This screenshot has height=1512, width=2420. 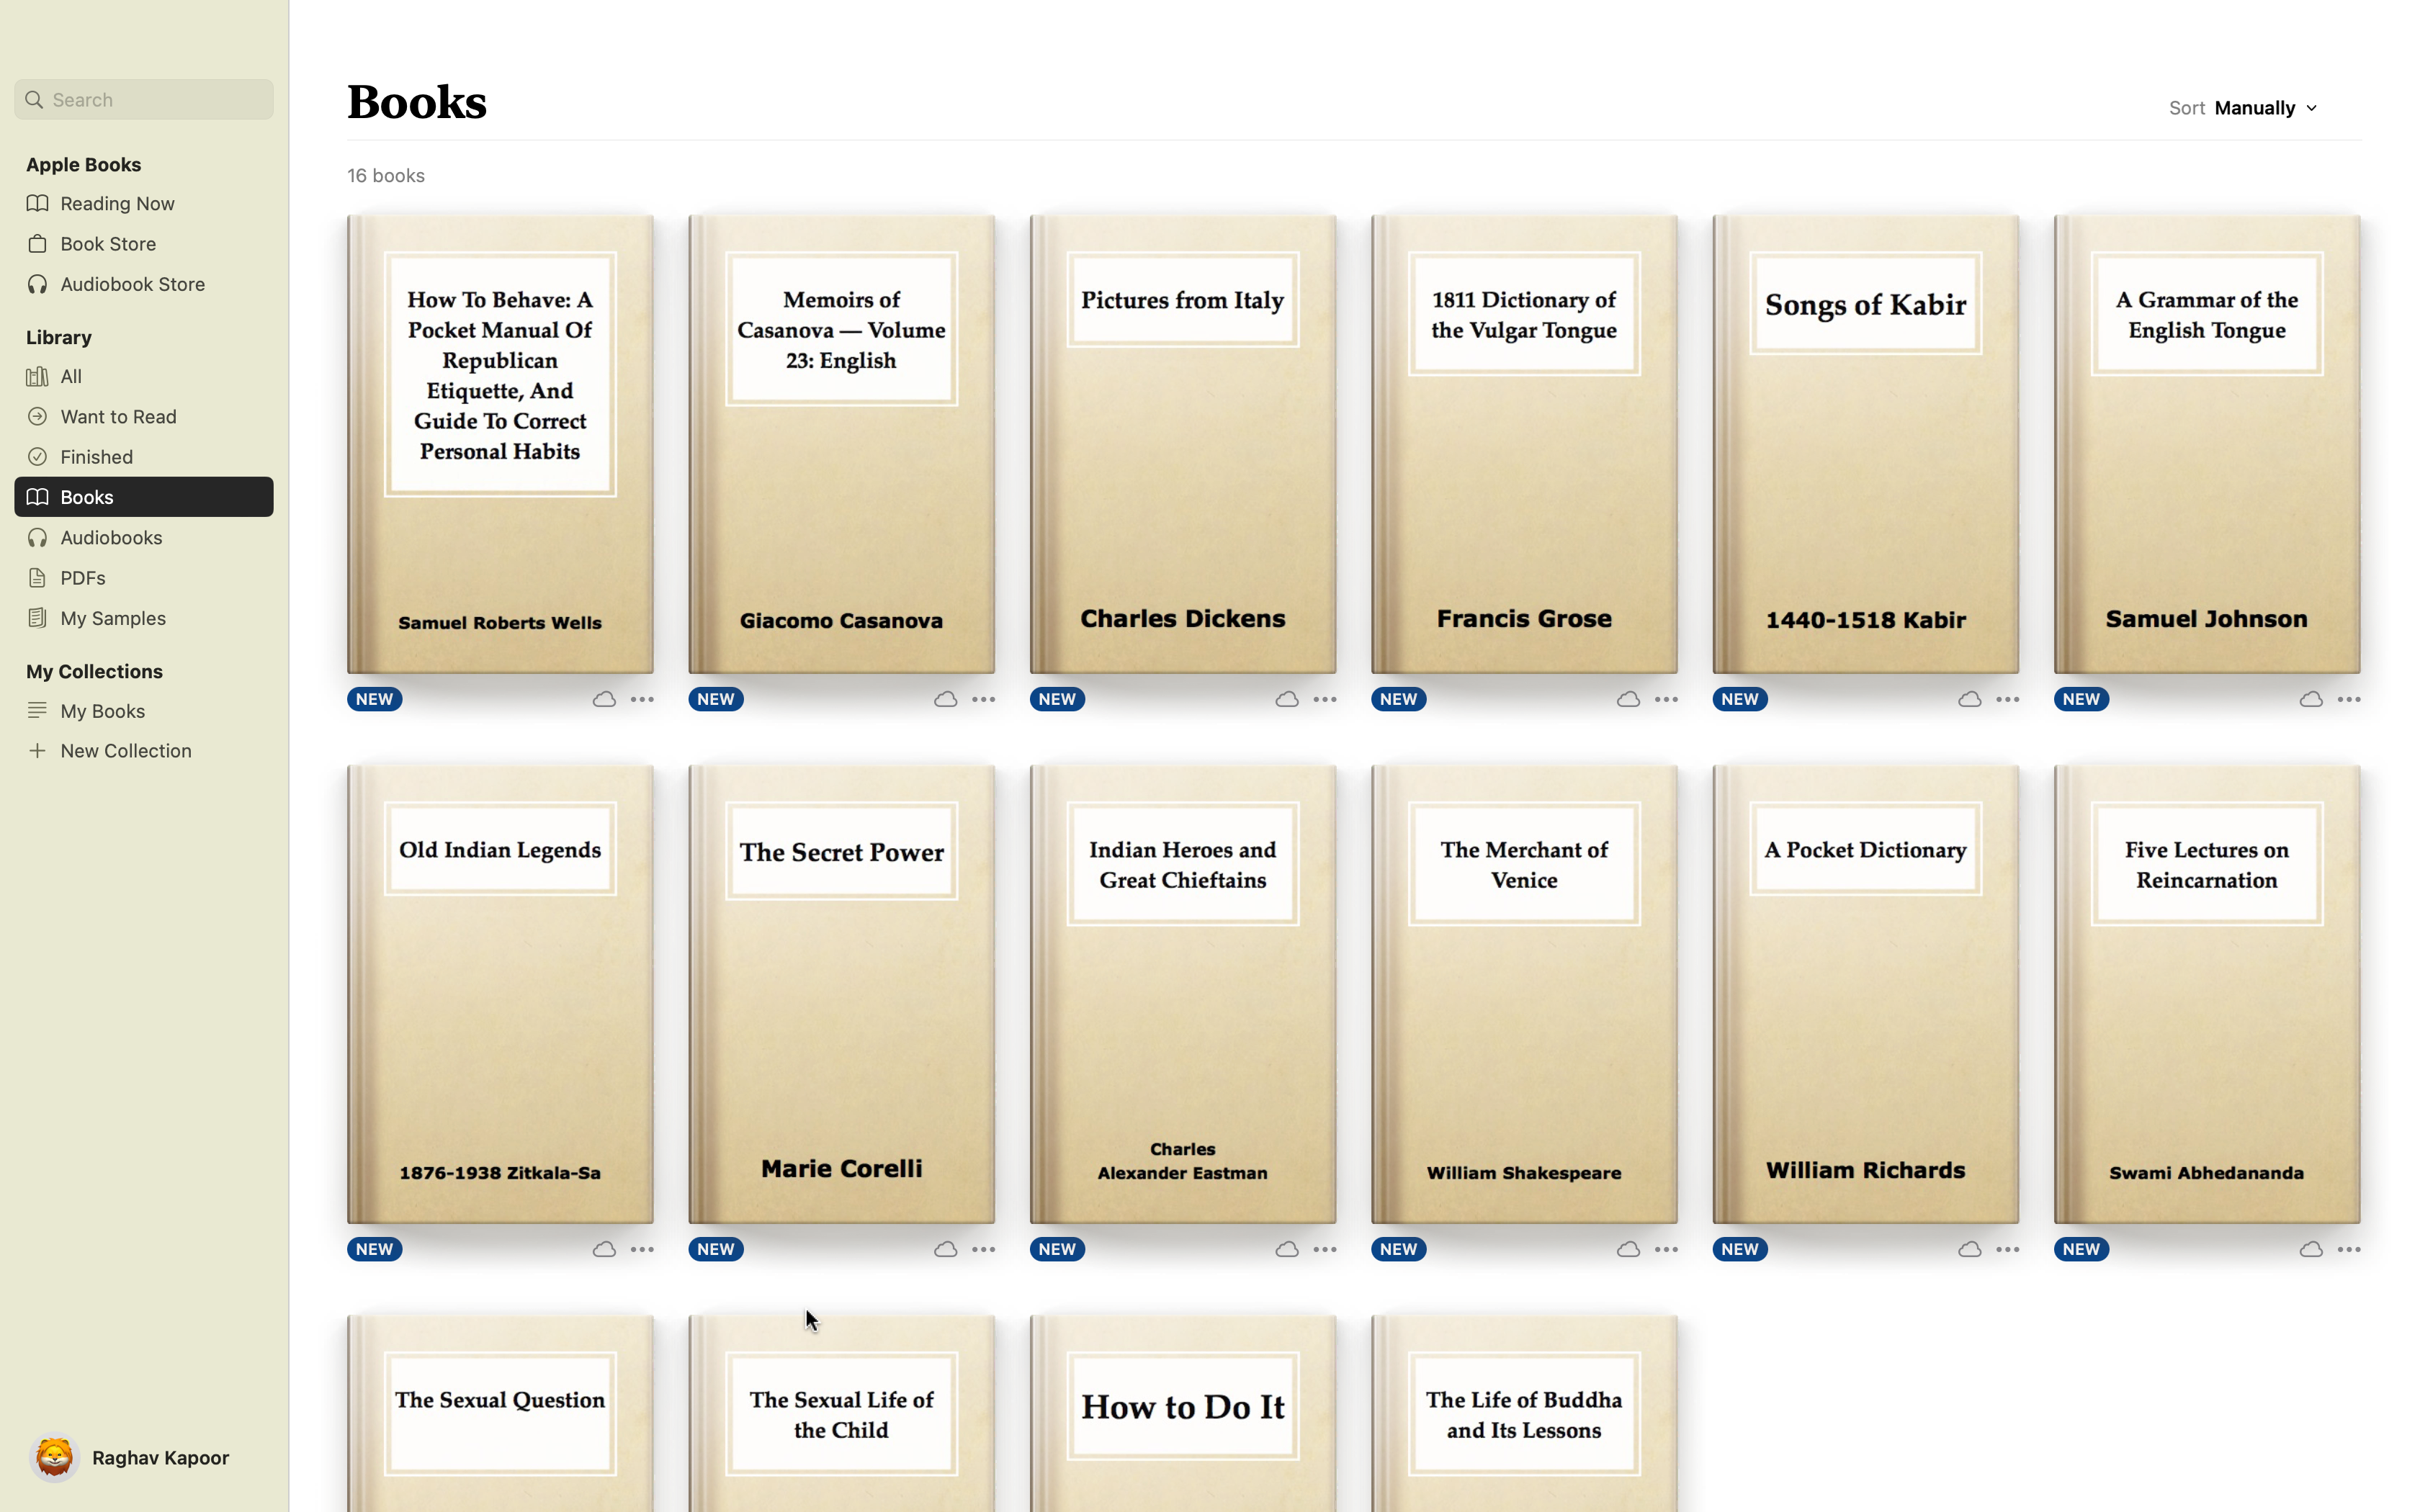 What do you see at coordinates (498, 996) in the screenshot?
I see `"Old Indian Legends" and click the "Read" button to begin your reading` at bounding box center [498, 996].